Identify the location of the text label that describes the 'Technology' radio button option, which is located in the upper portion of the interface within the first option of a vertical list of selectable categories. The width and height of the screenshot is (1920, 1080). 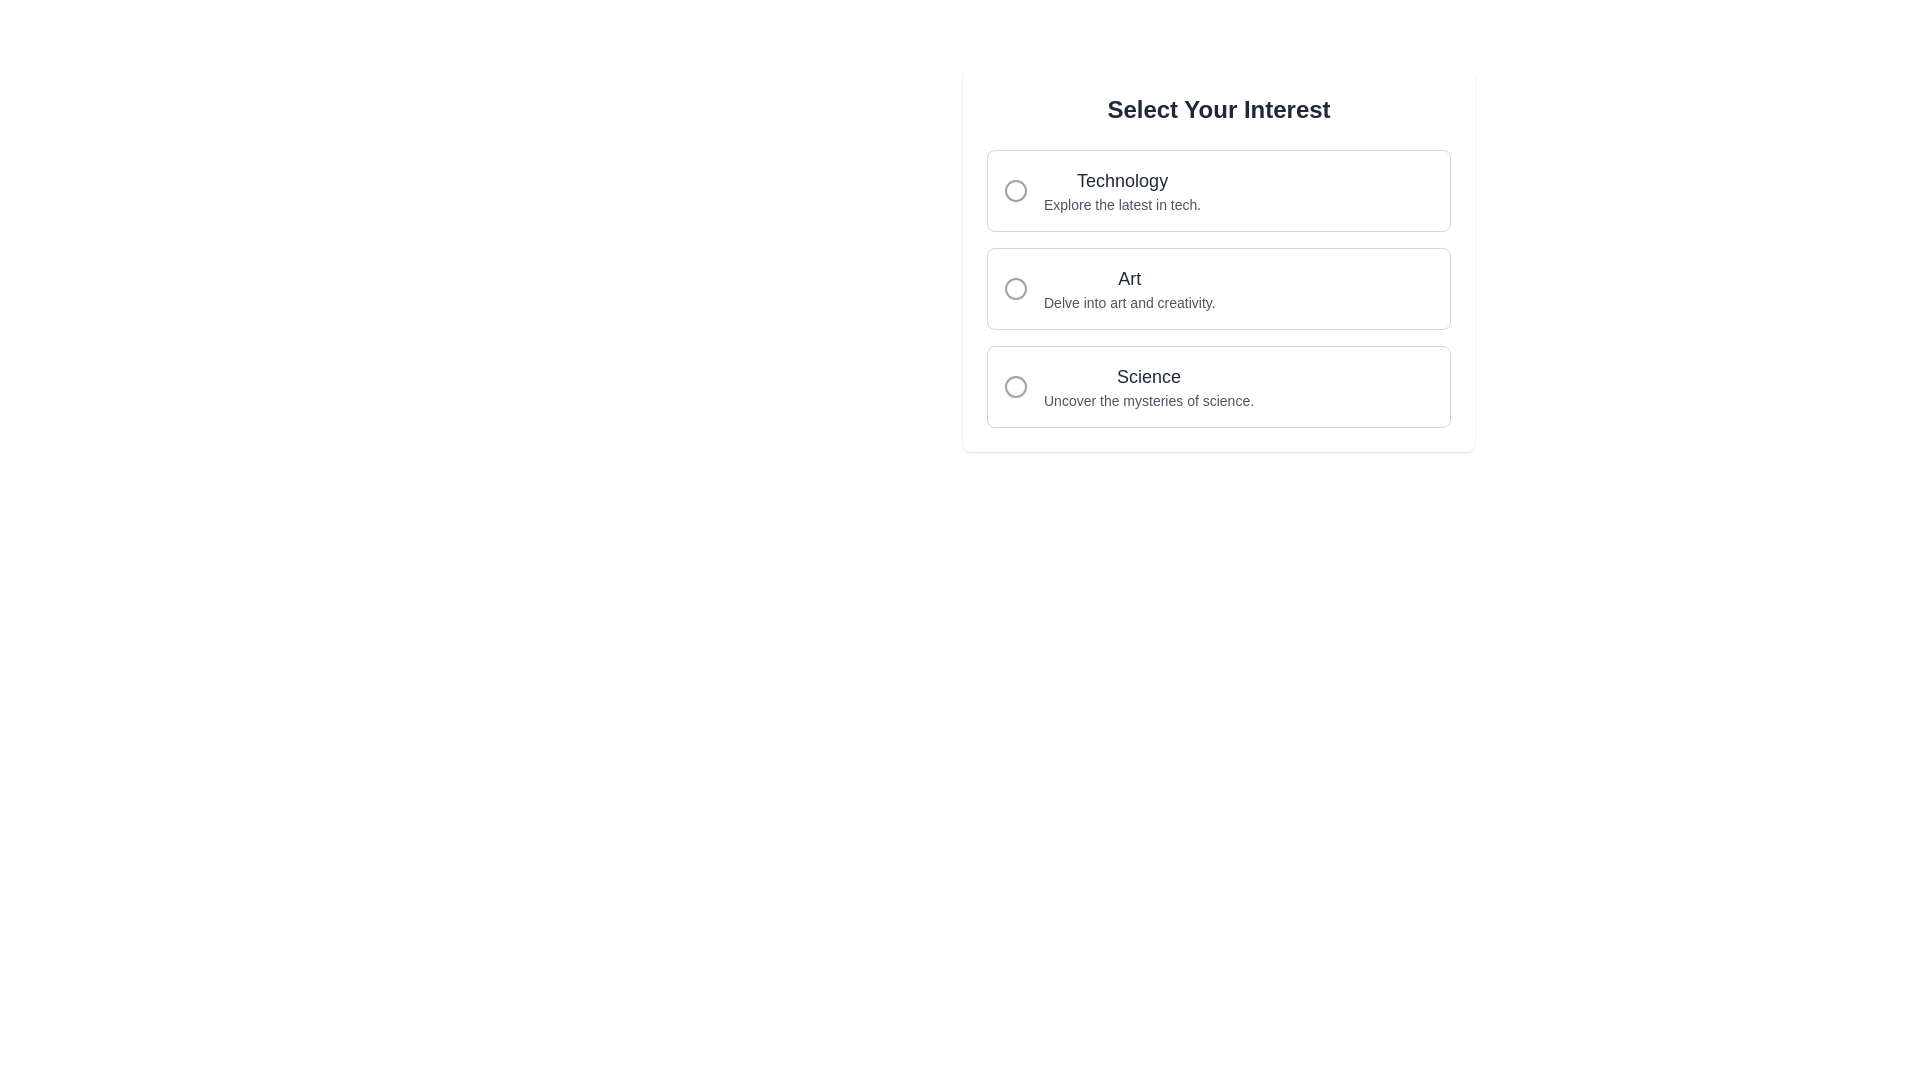
(1122, 191).